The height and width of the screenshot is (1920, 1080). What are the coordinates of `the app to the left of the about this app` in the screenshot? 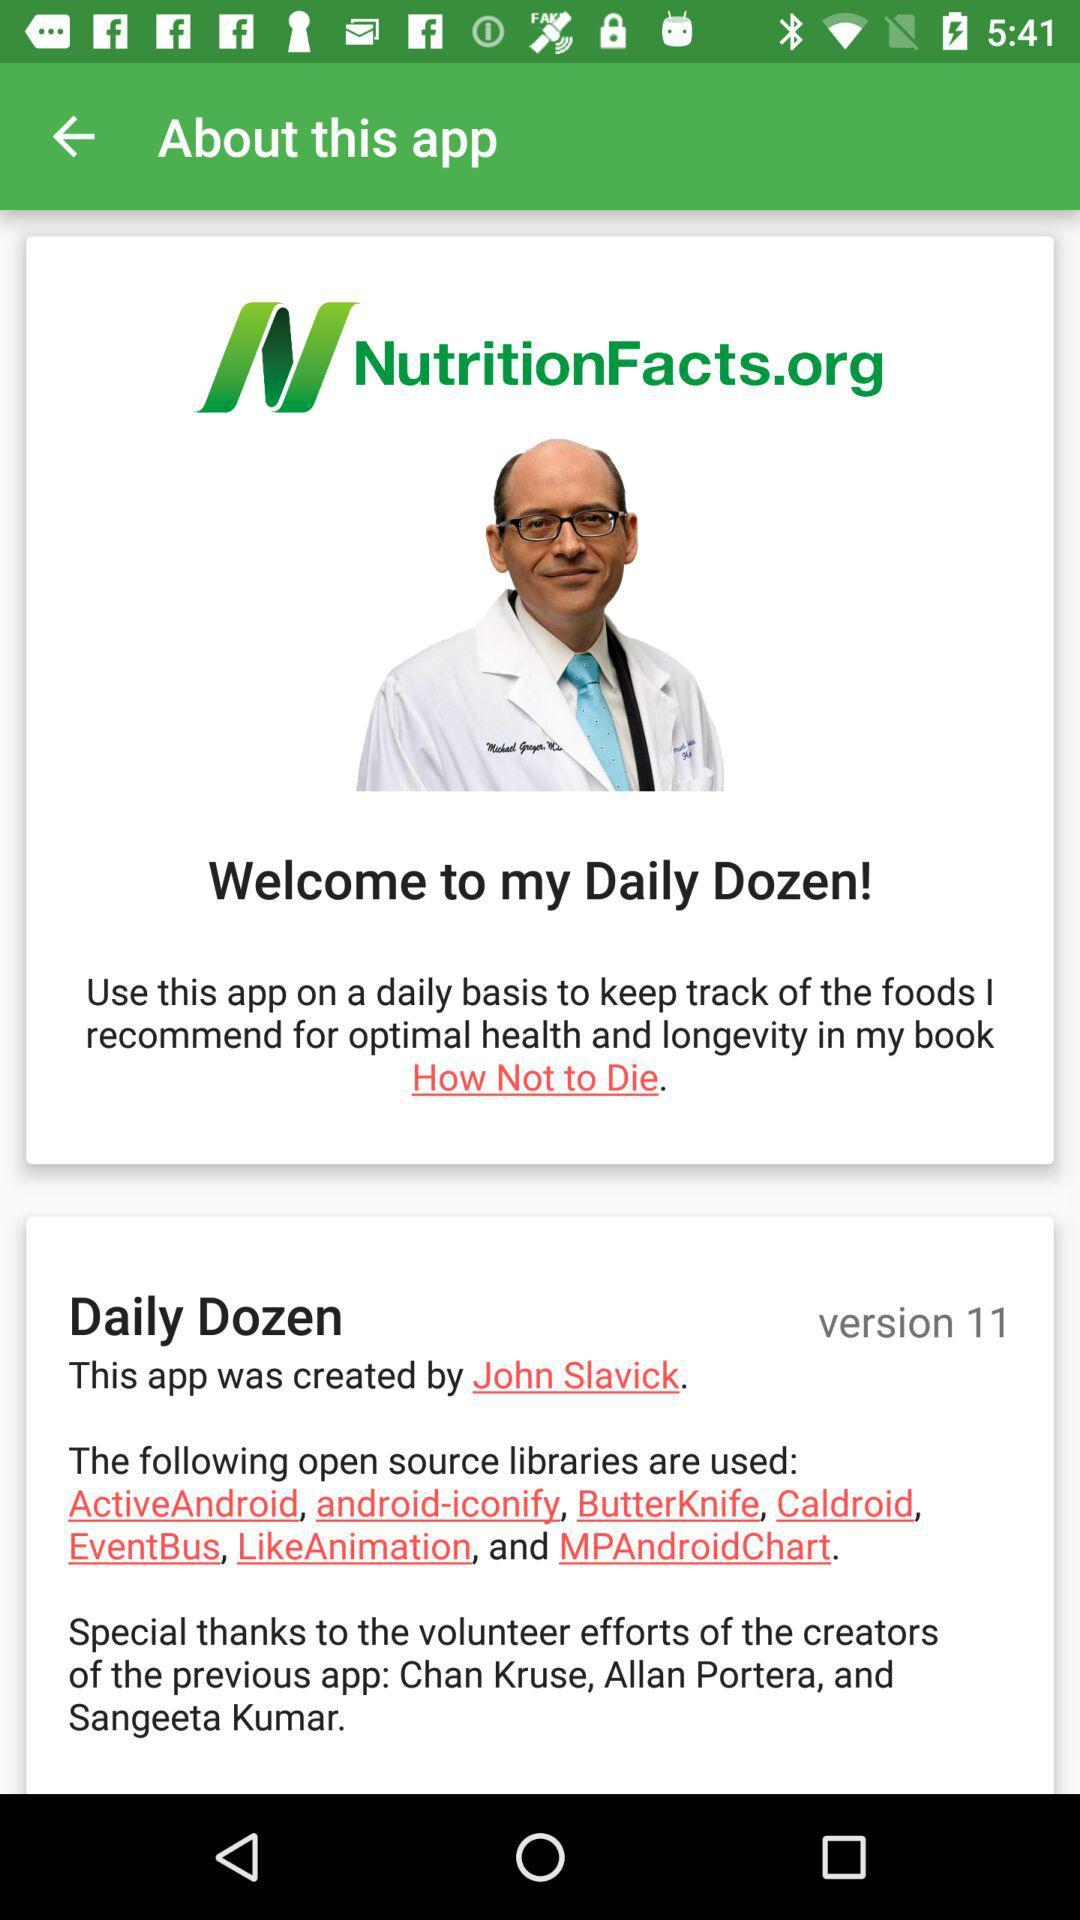 It's located at (72, 135).